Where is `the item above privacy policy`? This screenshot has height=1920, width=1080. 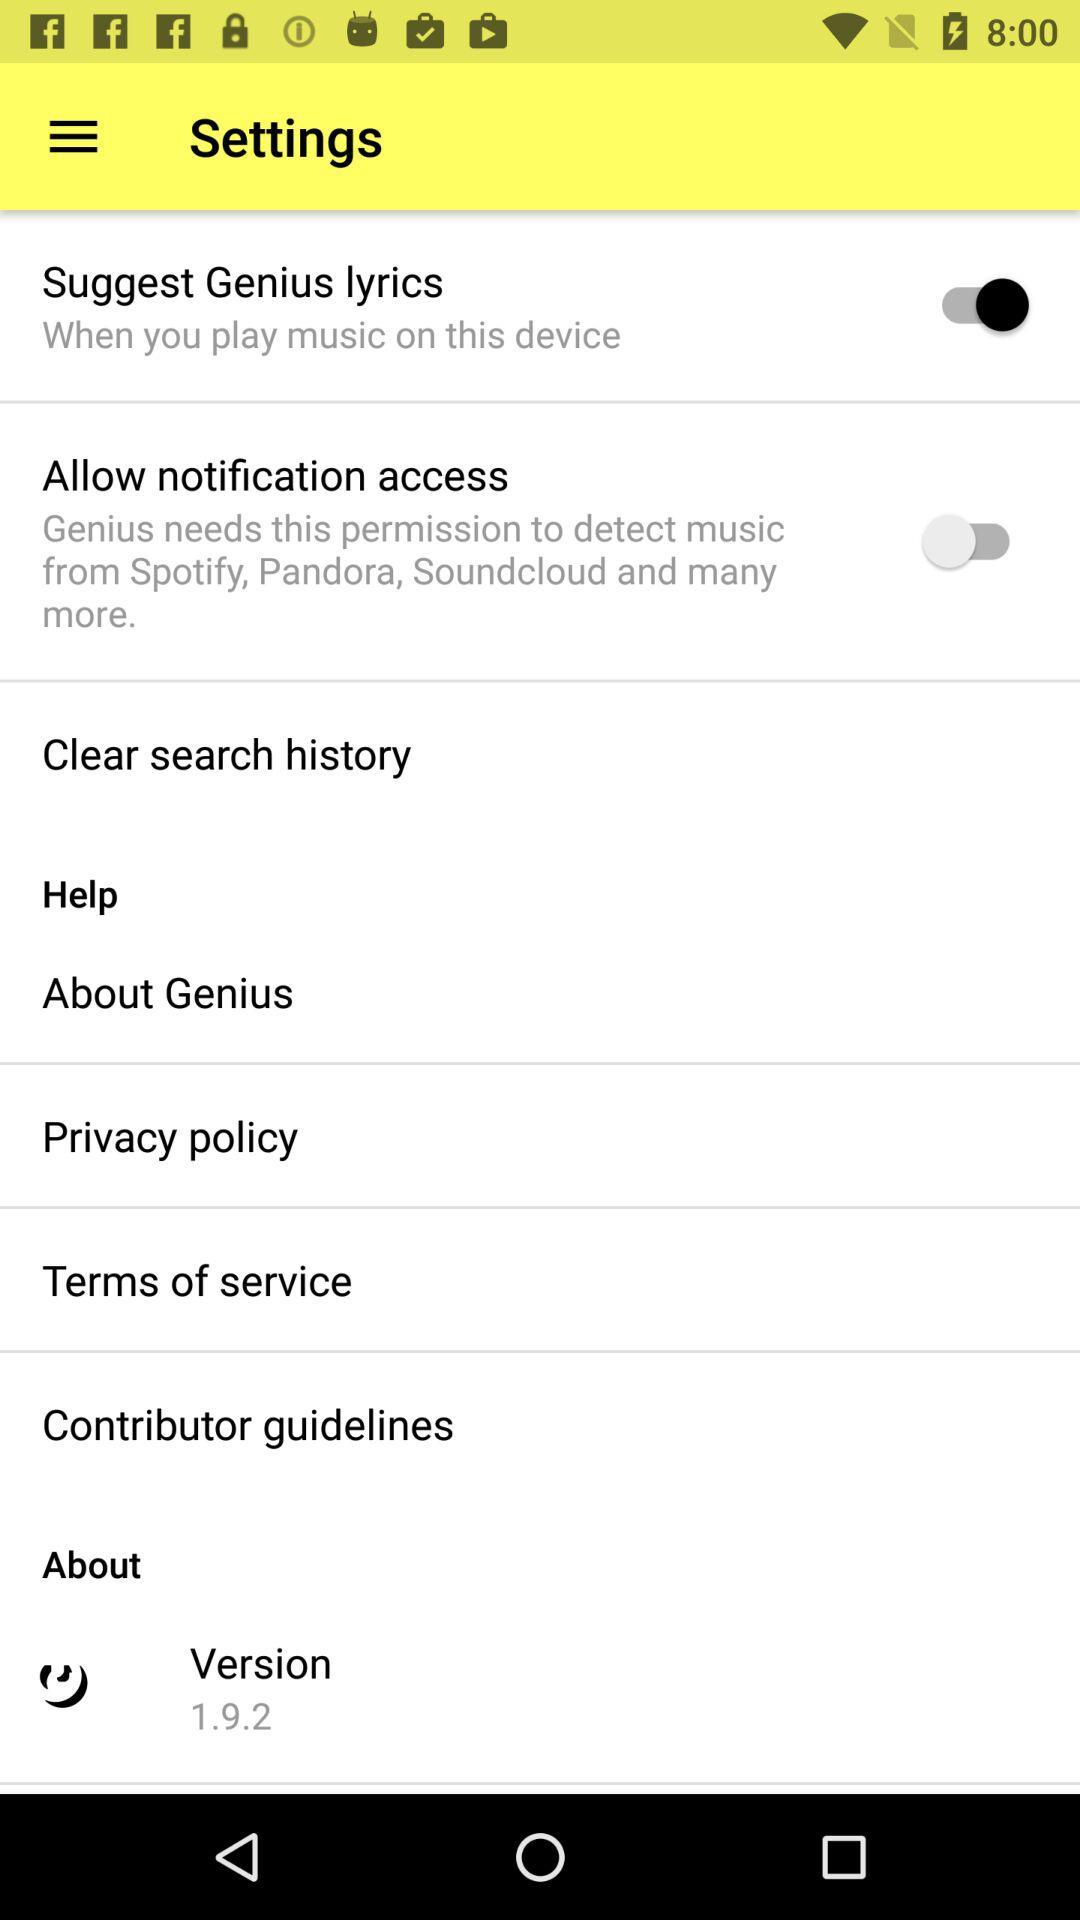
the item above privacy policy is located at coordinates (167, 991).